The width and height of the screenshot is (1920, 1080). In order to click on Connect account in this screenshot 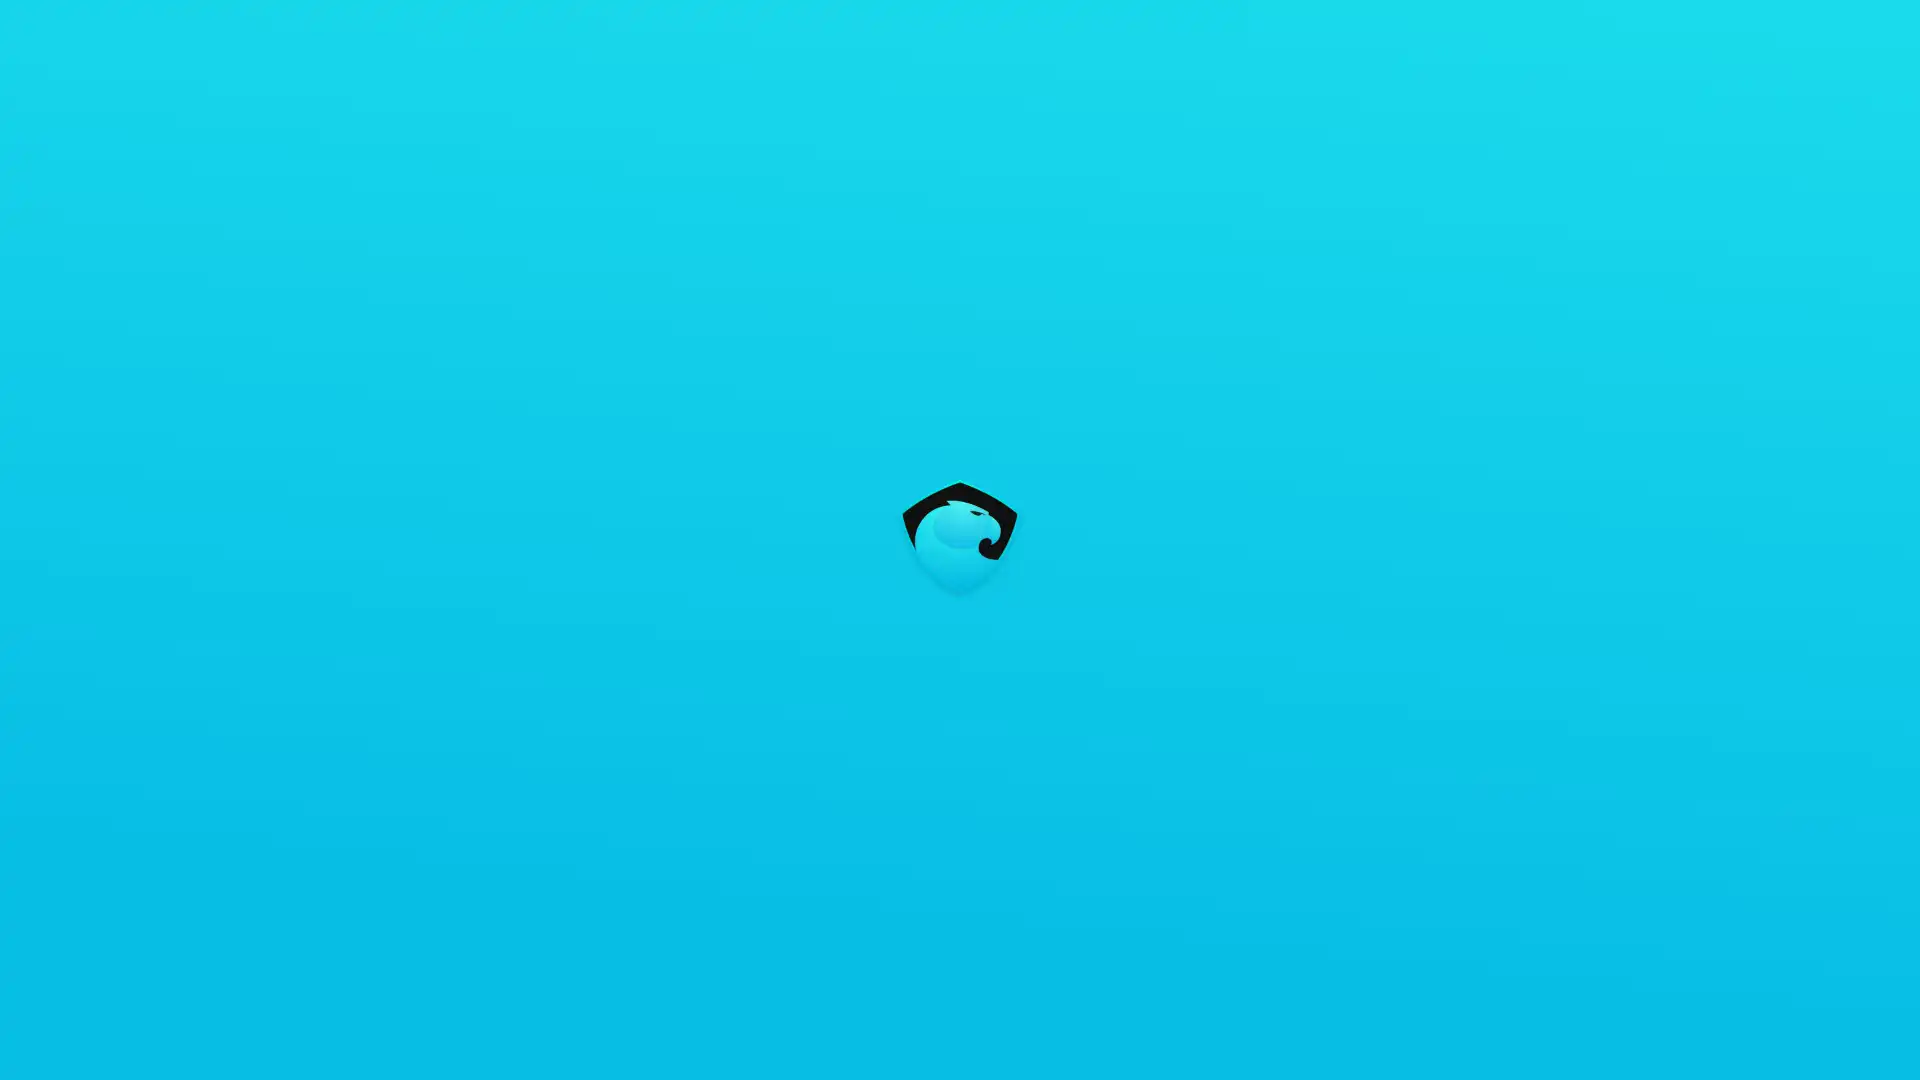, I will do `click(1750, 30)`.